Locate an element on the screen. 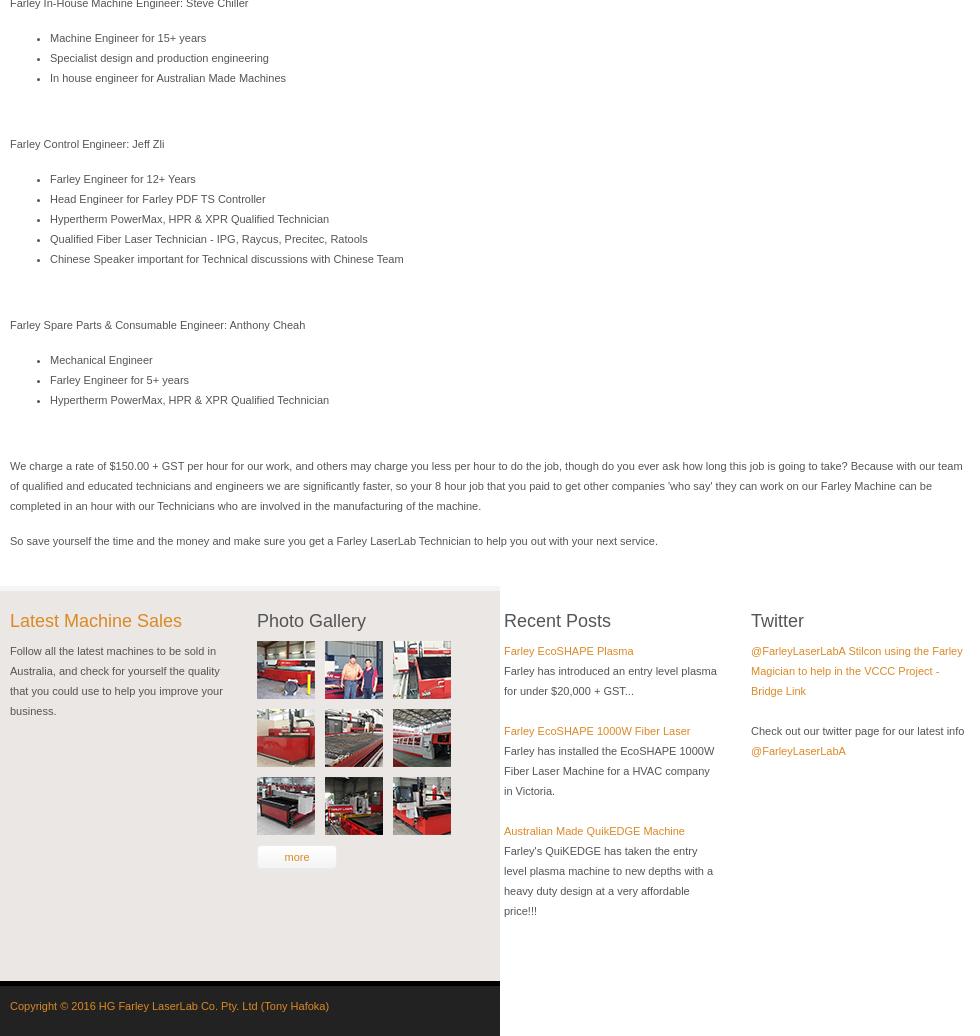  'Machine Engineer for 15+ years' is located at coordinates (127, 38).